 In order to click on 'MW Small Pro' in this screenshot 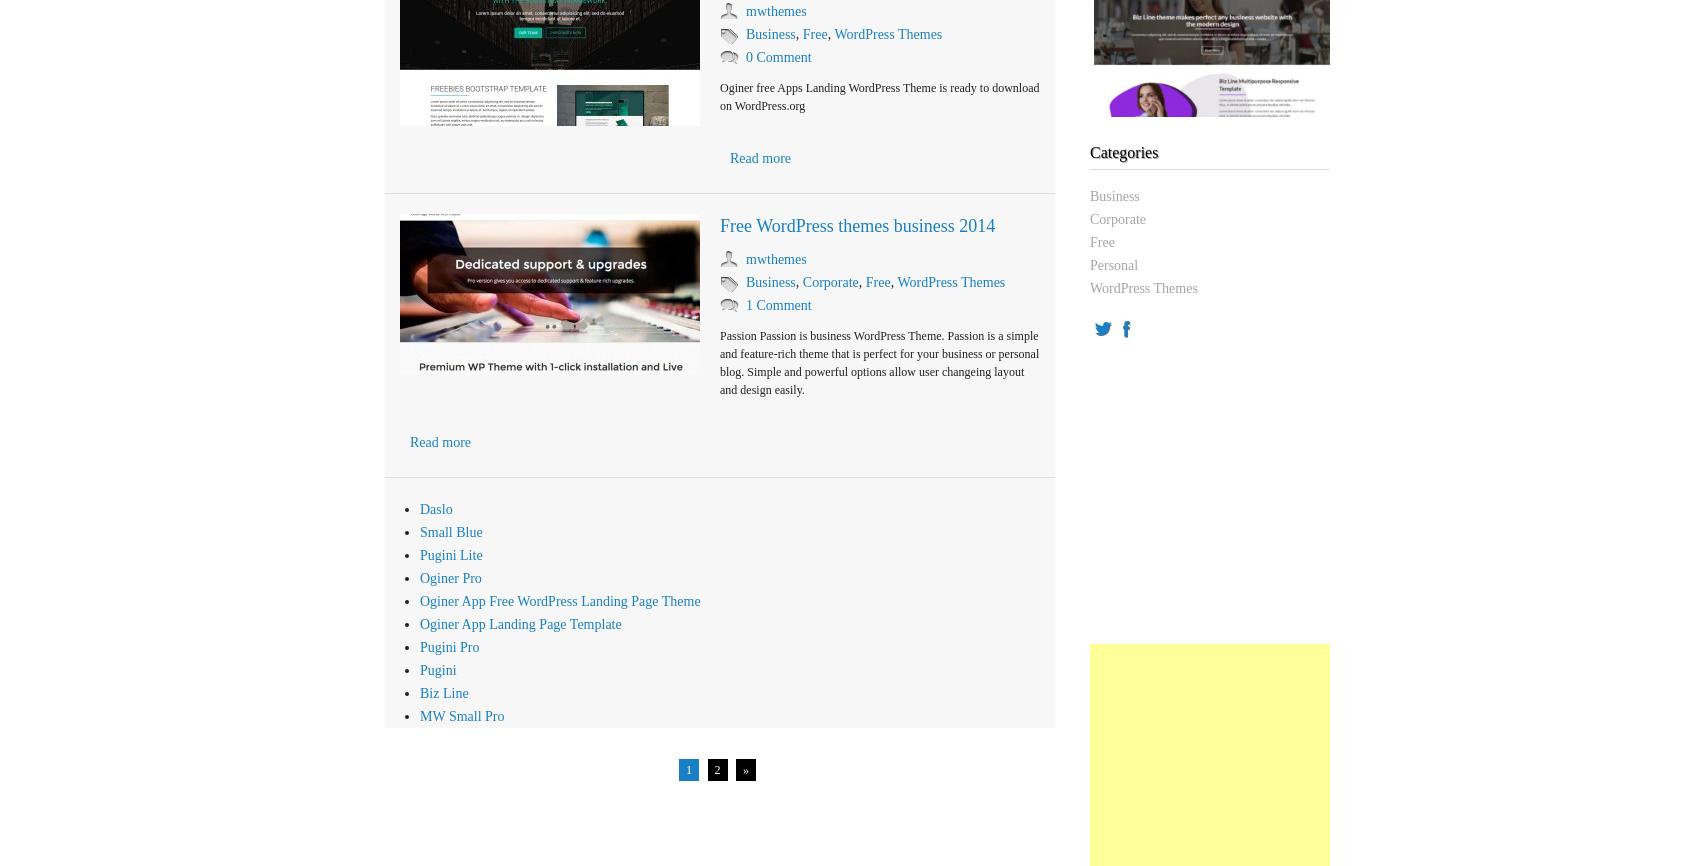, I will do `click(462, 715)`.